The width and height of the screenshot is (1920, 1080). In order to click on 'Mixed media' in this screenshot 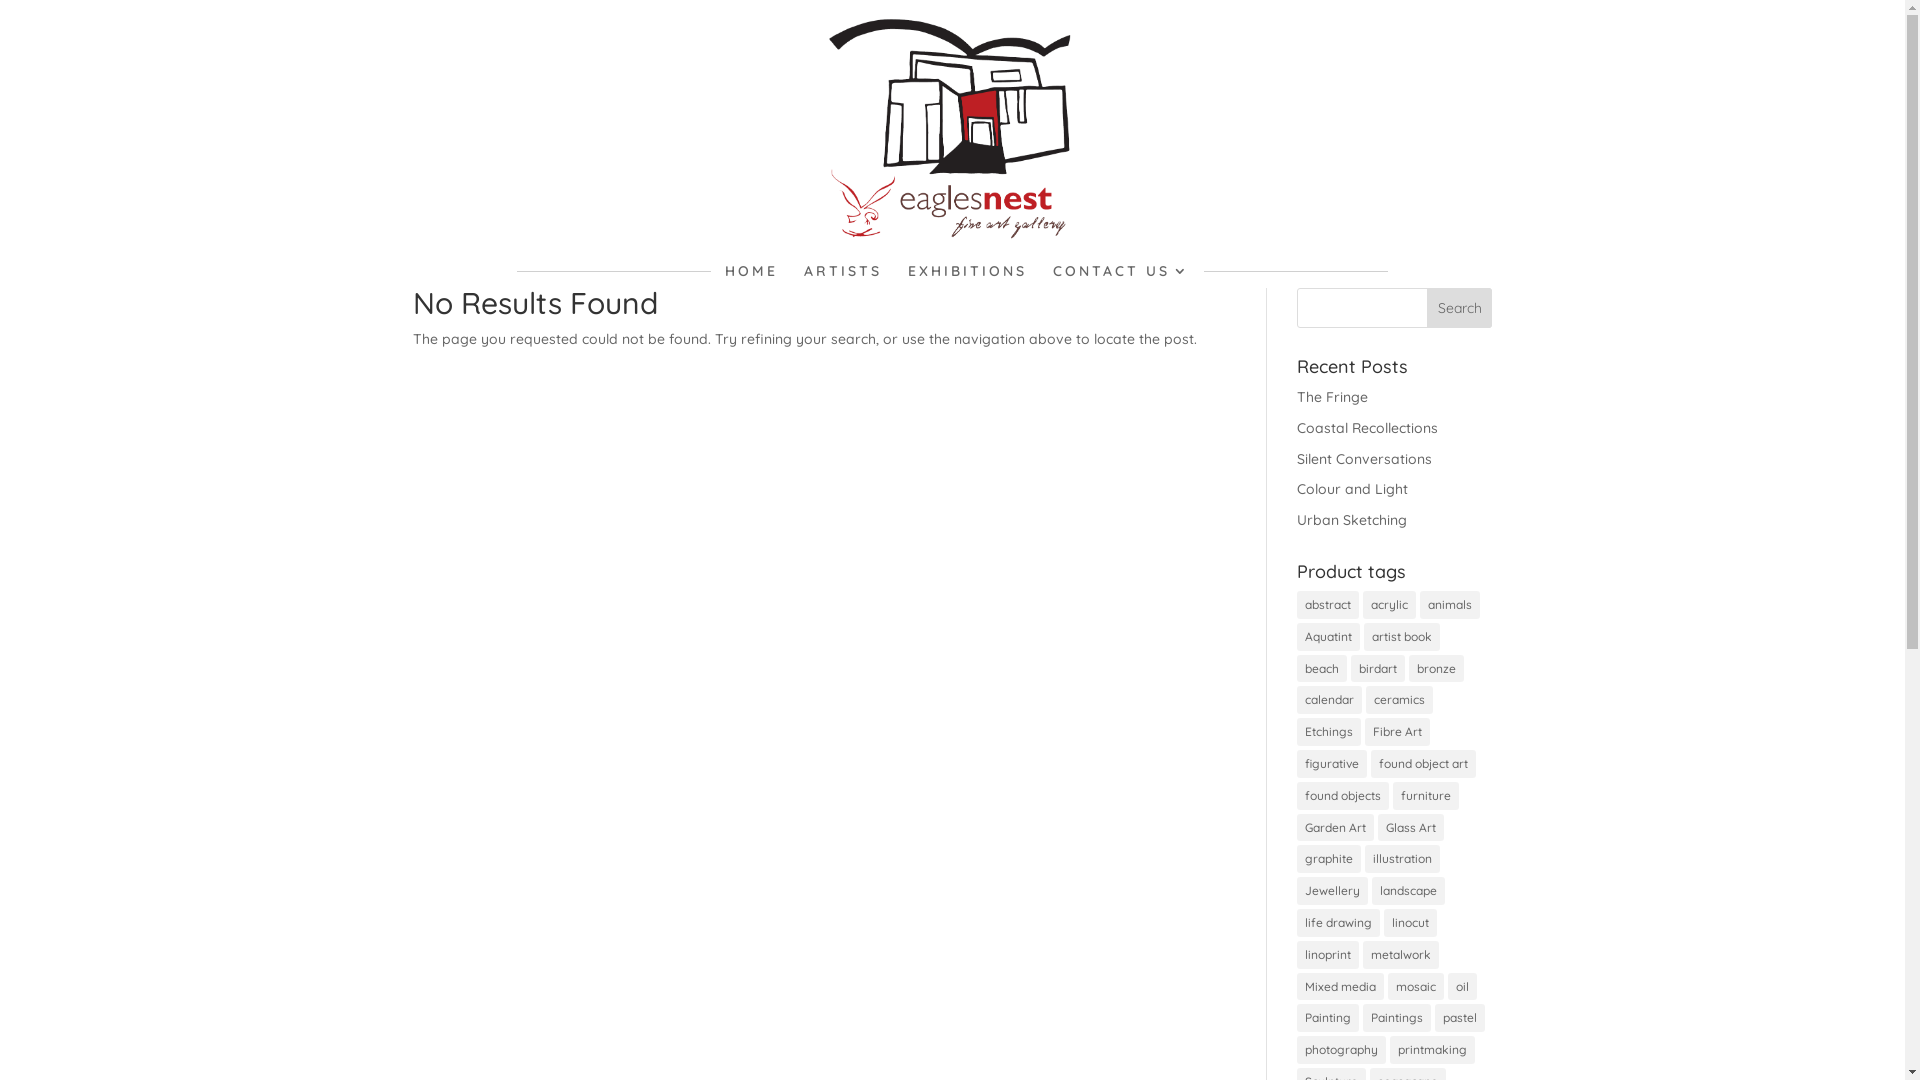, I will do `click(1340, 986)`.